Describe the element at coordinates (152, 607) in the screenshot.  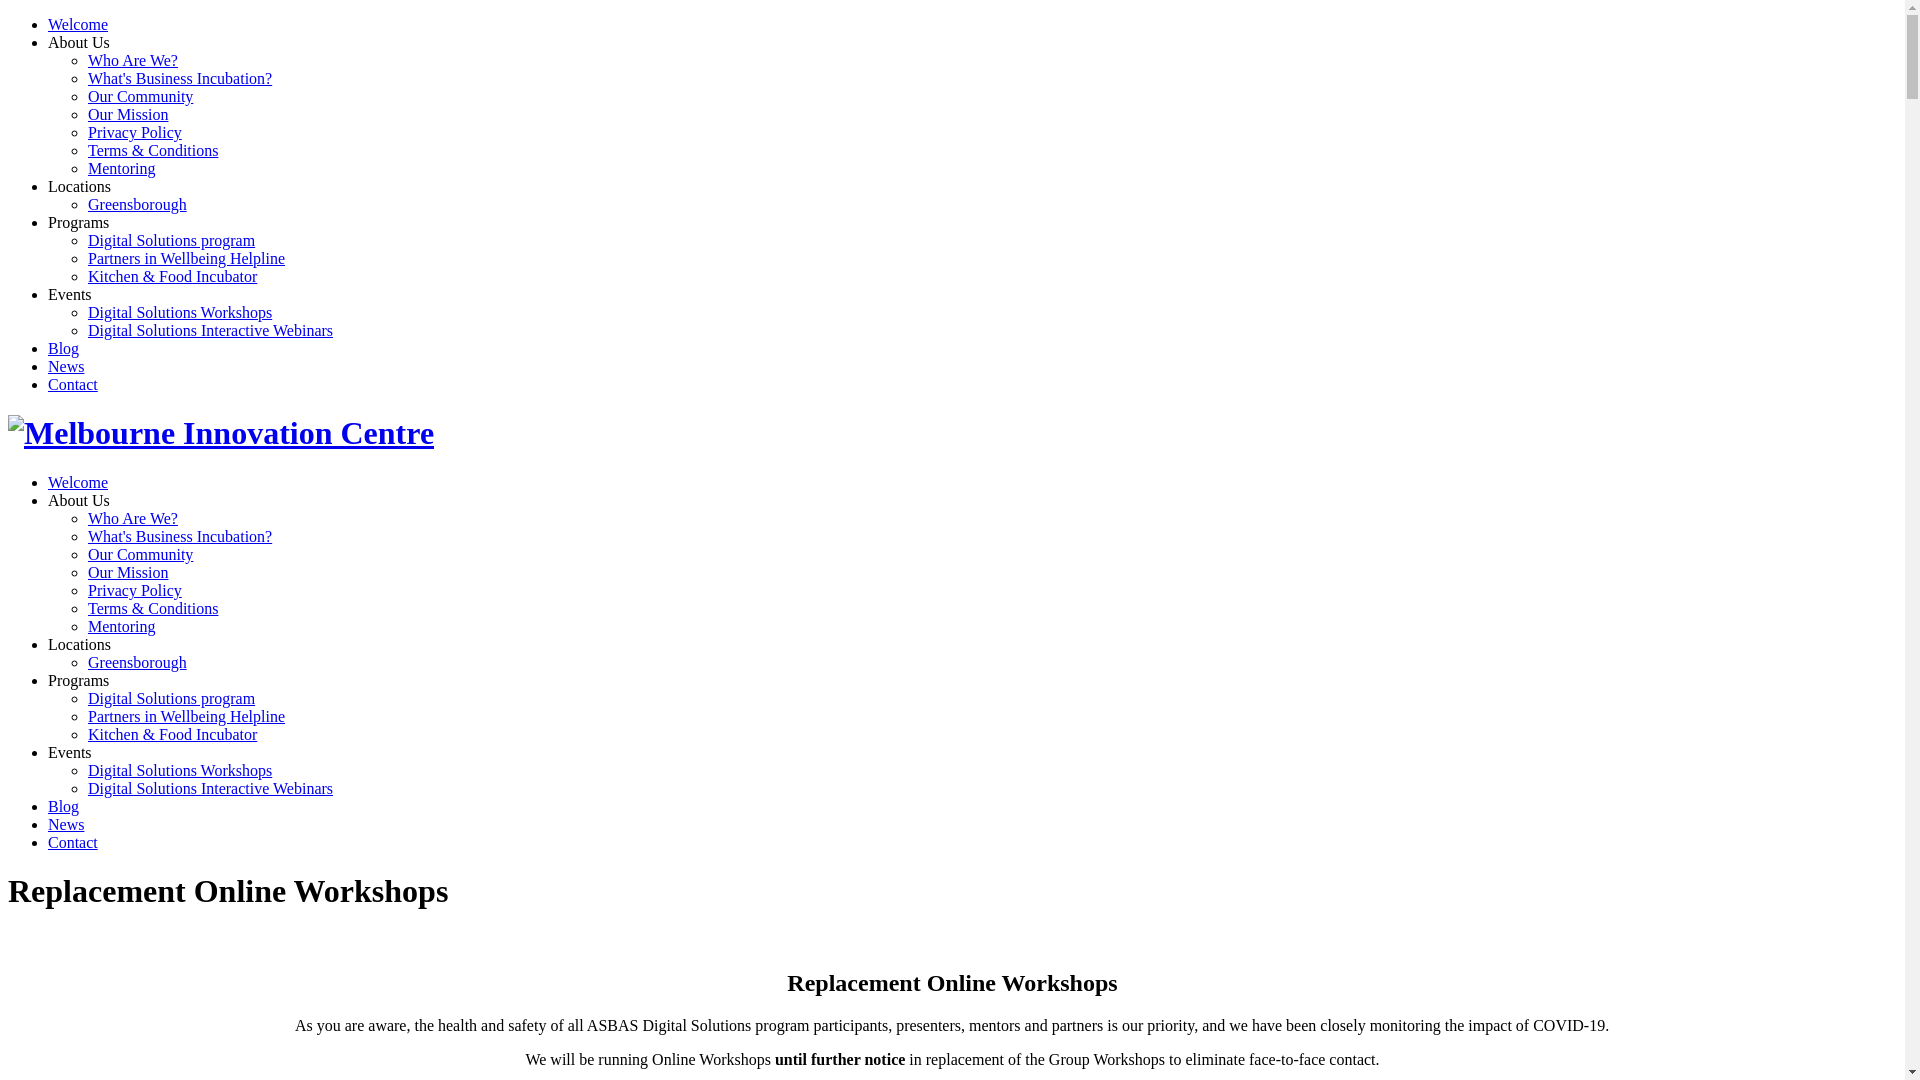
I see `'Terms & Conditions'` at that location.